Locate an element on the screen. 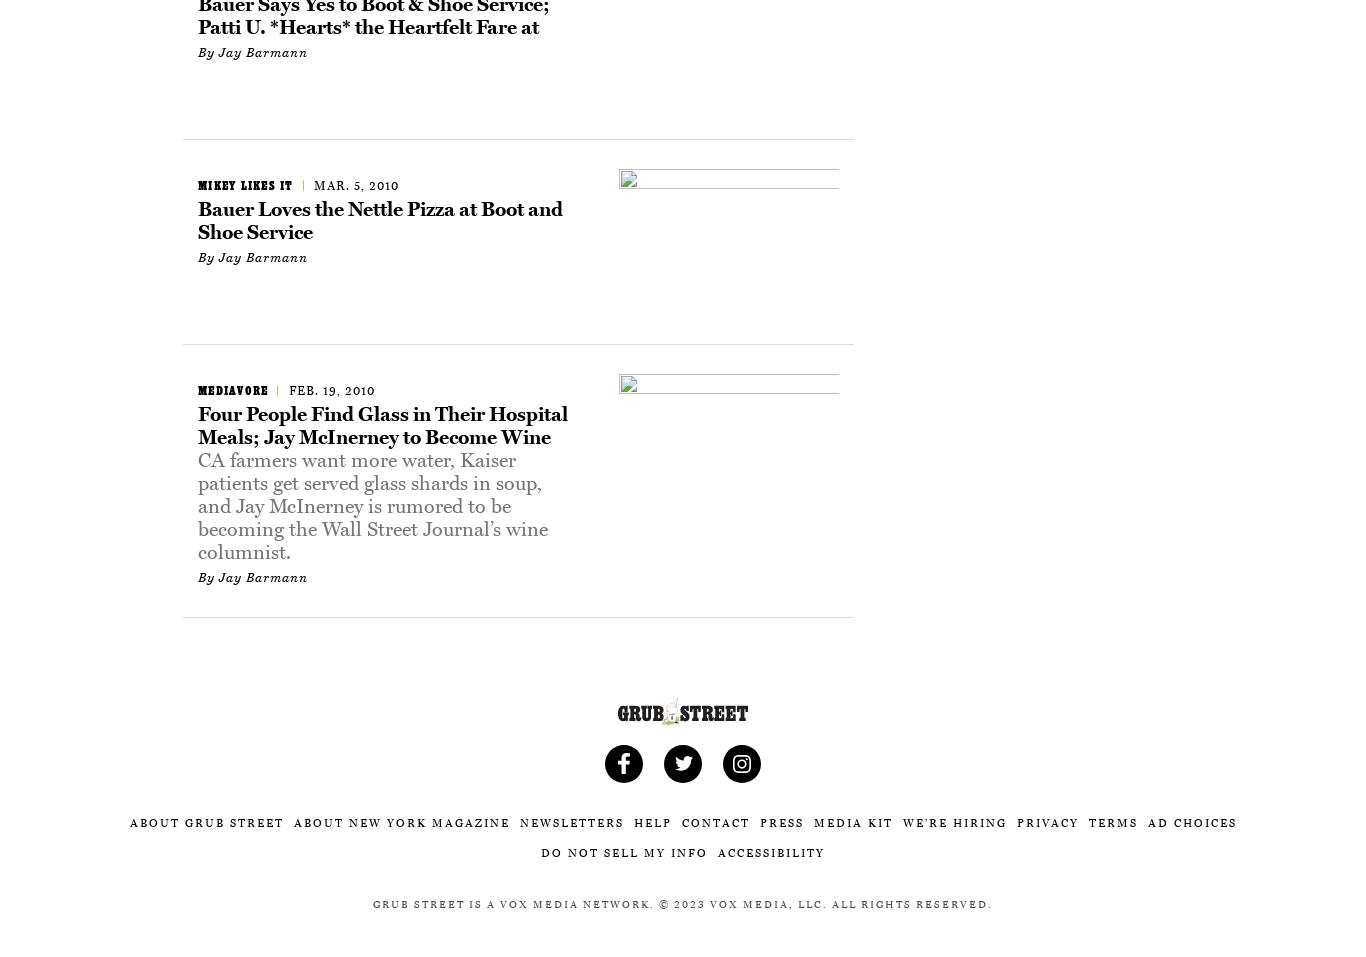 The image size is (1366, 957). 'Media Kit' is located at coordinates (812, 822).